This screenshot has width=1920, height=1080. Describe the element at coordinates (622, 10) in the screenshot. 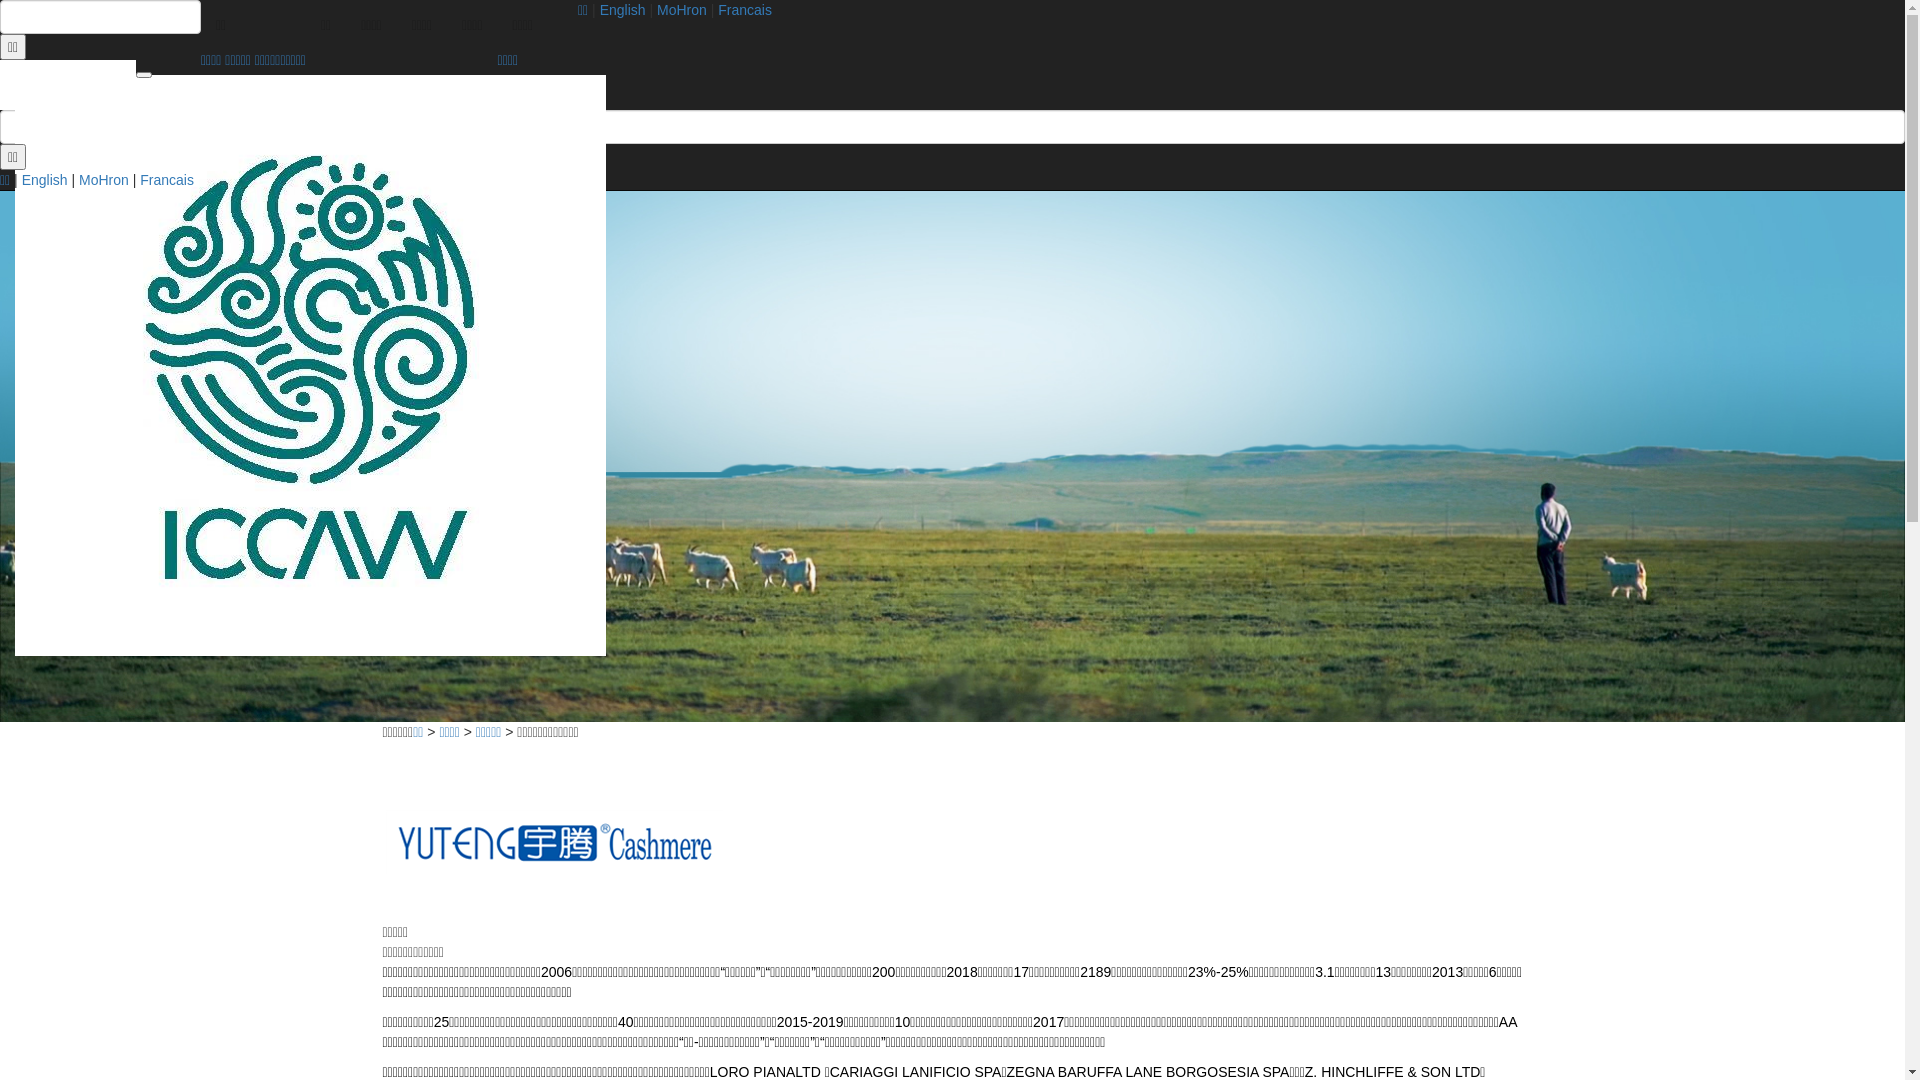

I see `'English'` at that location.